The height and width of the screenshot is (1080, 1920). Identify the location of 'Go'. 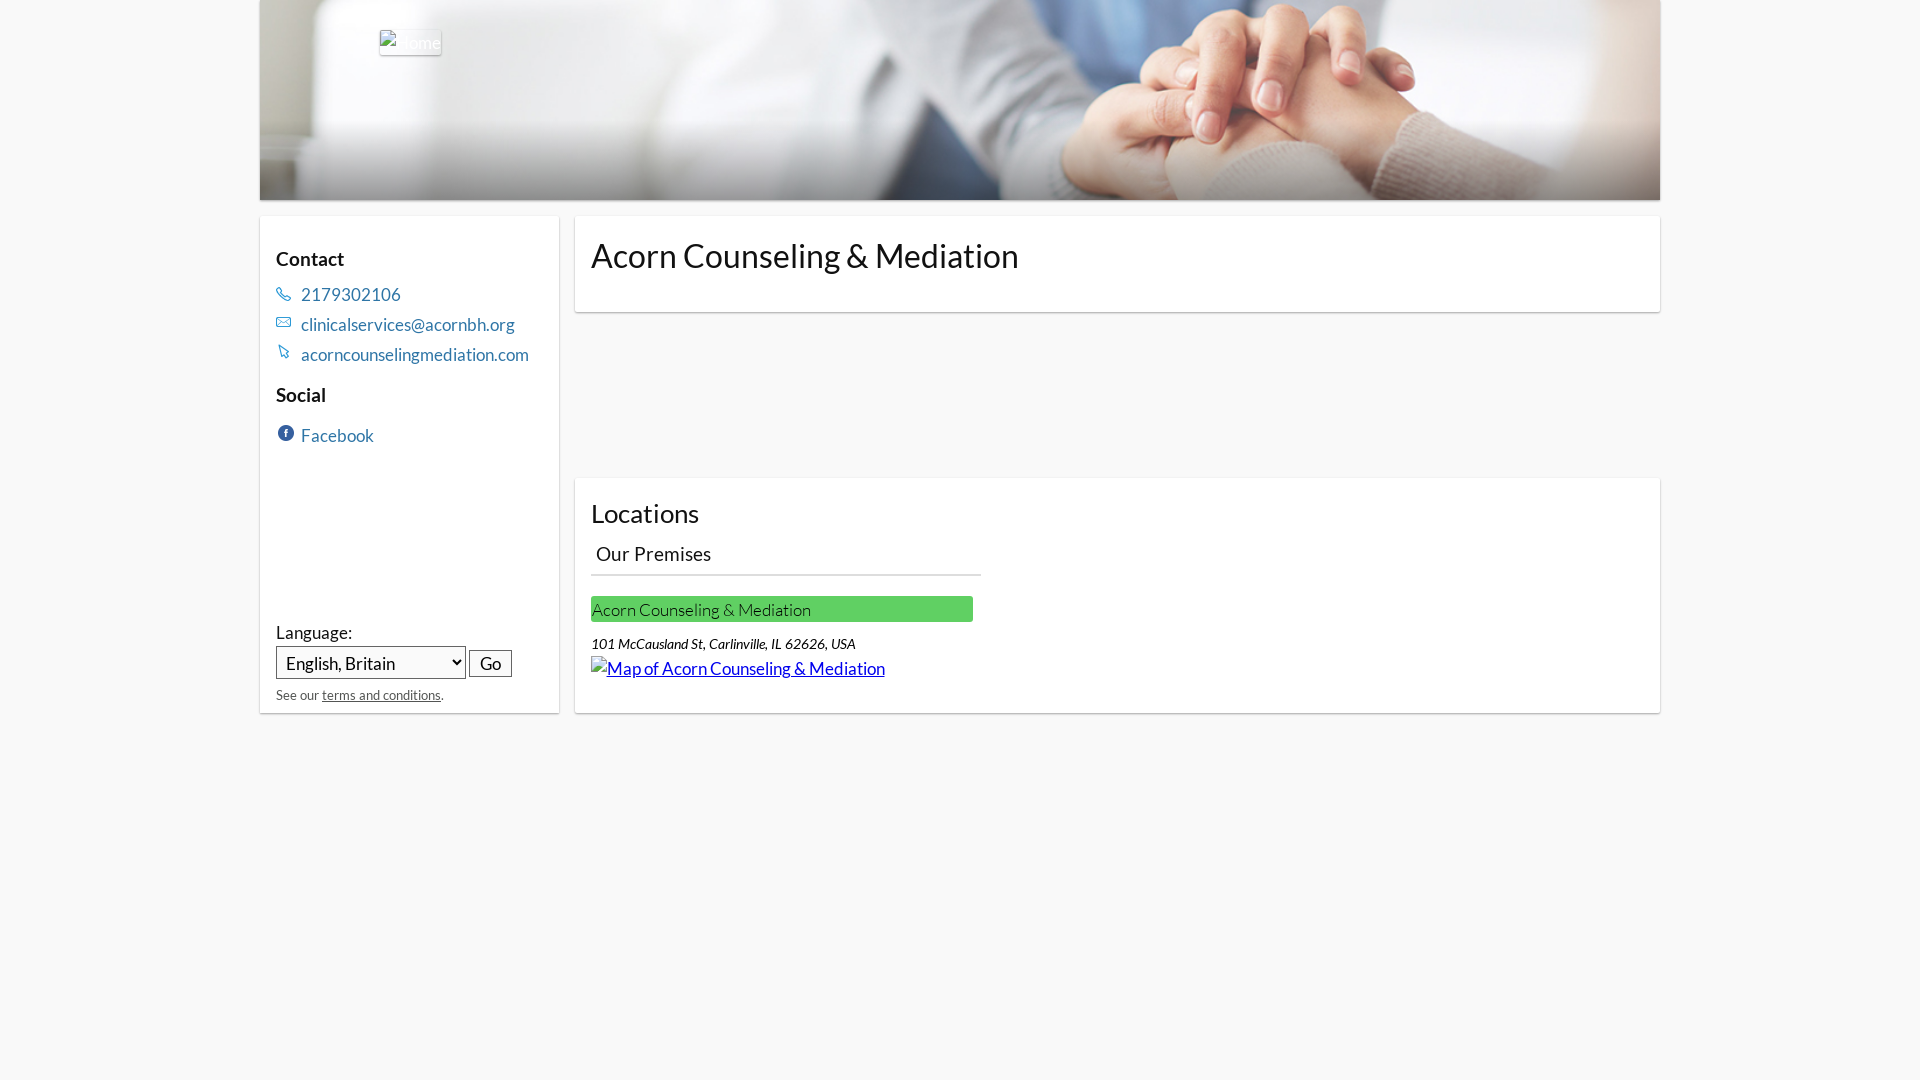
(490, 663).